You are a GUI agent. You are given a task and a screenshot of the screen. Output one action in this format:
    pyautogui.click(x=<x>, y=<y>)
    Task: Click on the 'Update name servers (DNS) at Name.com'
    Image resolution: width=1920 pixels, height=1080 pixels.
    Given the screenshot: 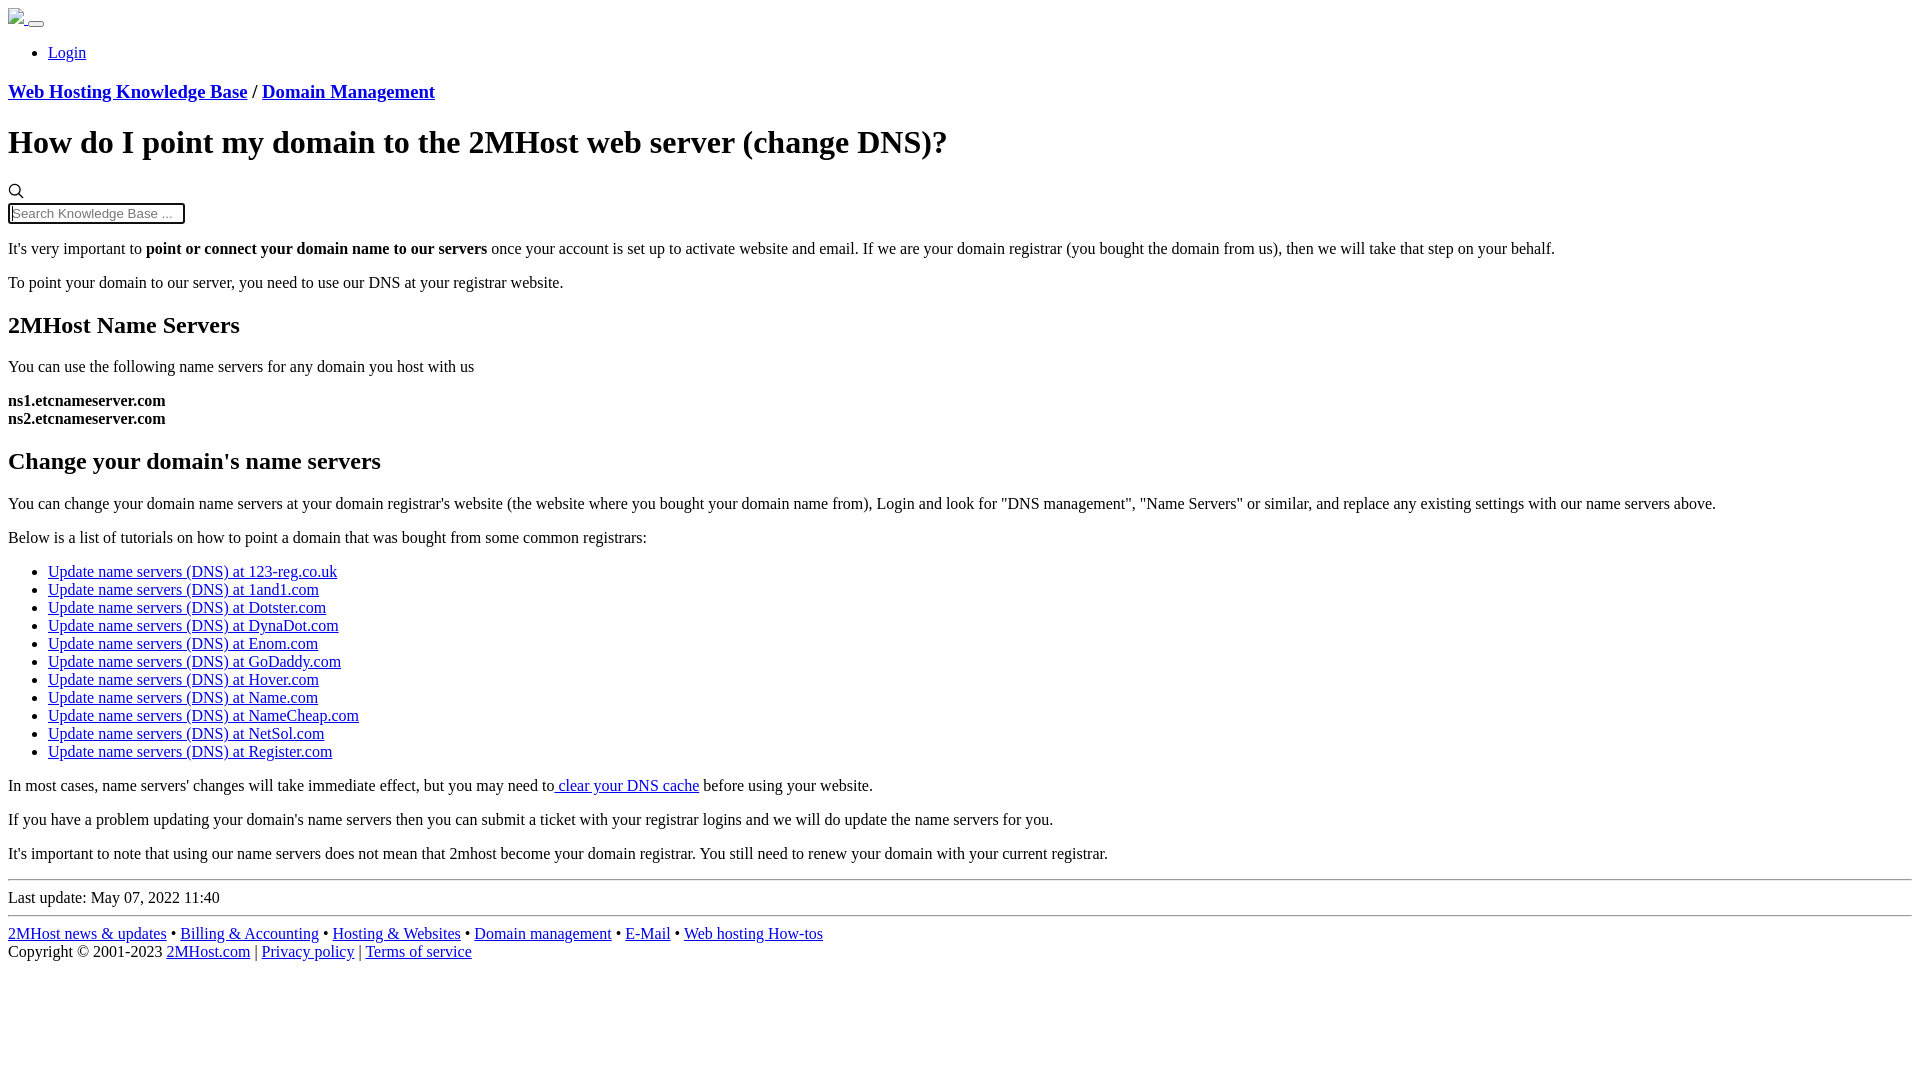 What is the action you would take?
    pyautogui.click(x=182, y=696)
    